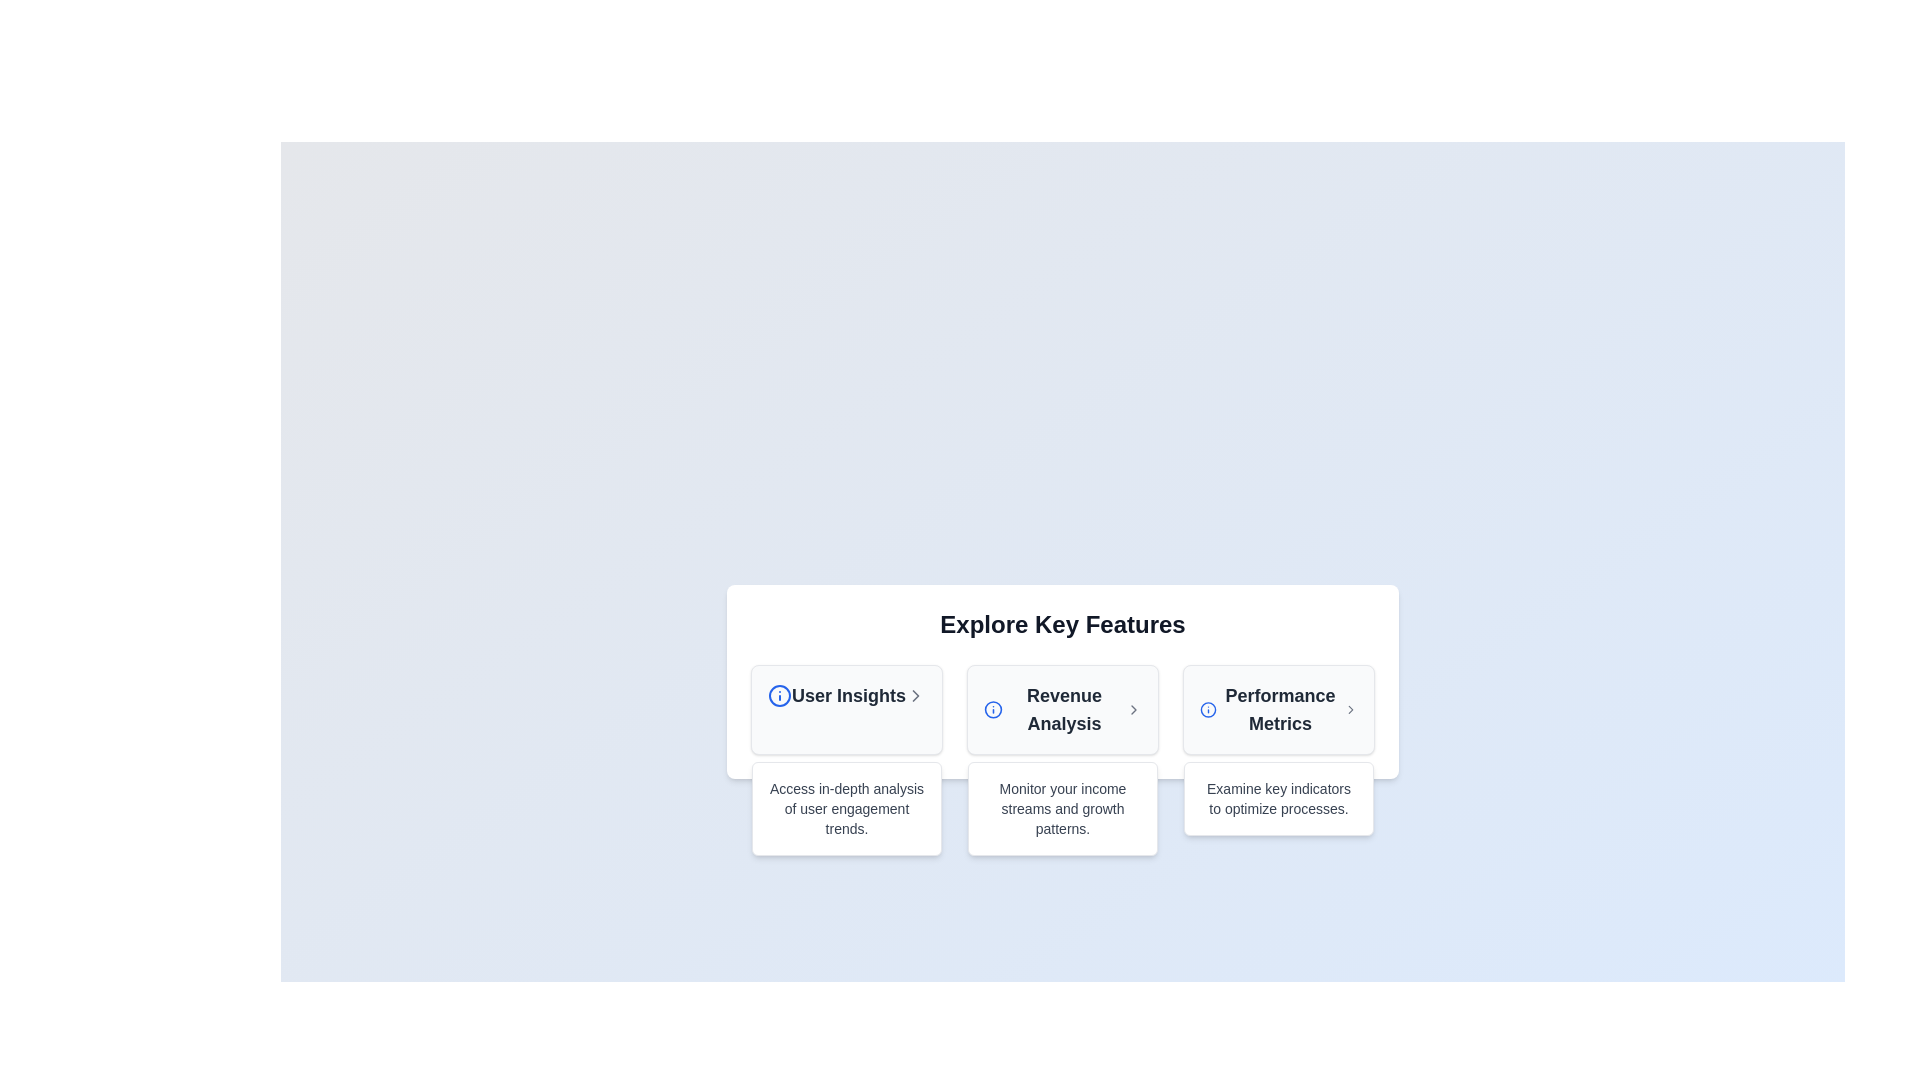  Describe the element at coordinates (1277, 797) in the screenshot. I see `the static text label that reads 'Examine key indicators to optimize processes.' located in the bottom-center part of the white card beneath the 'Performance Metrics' section` at that location.